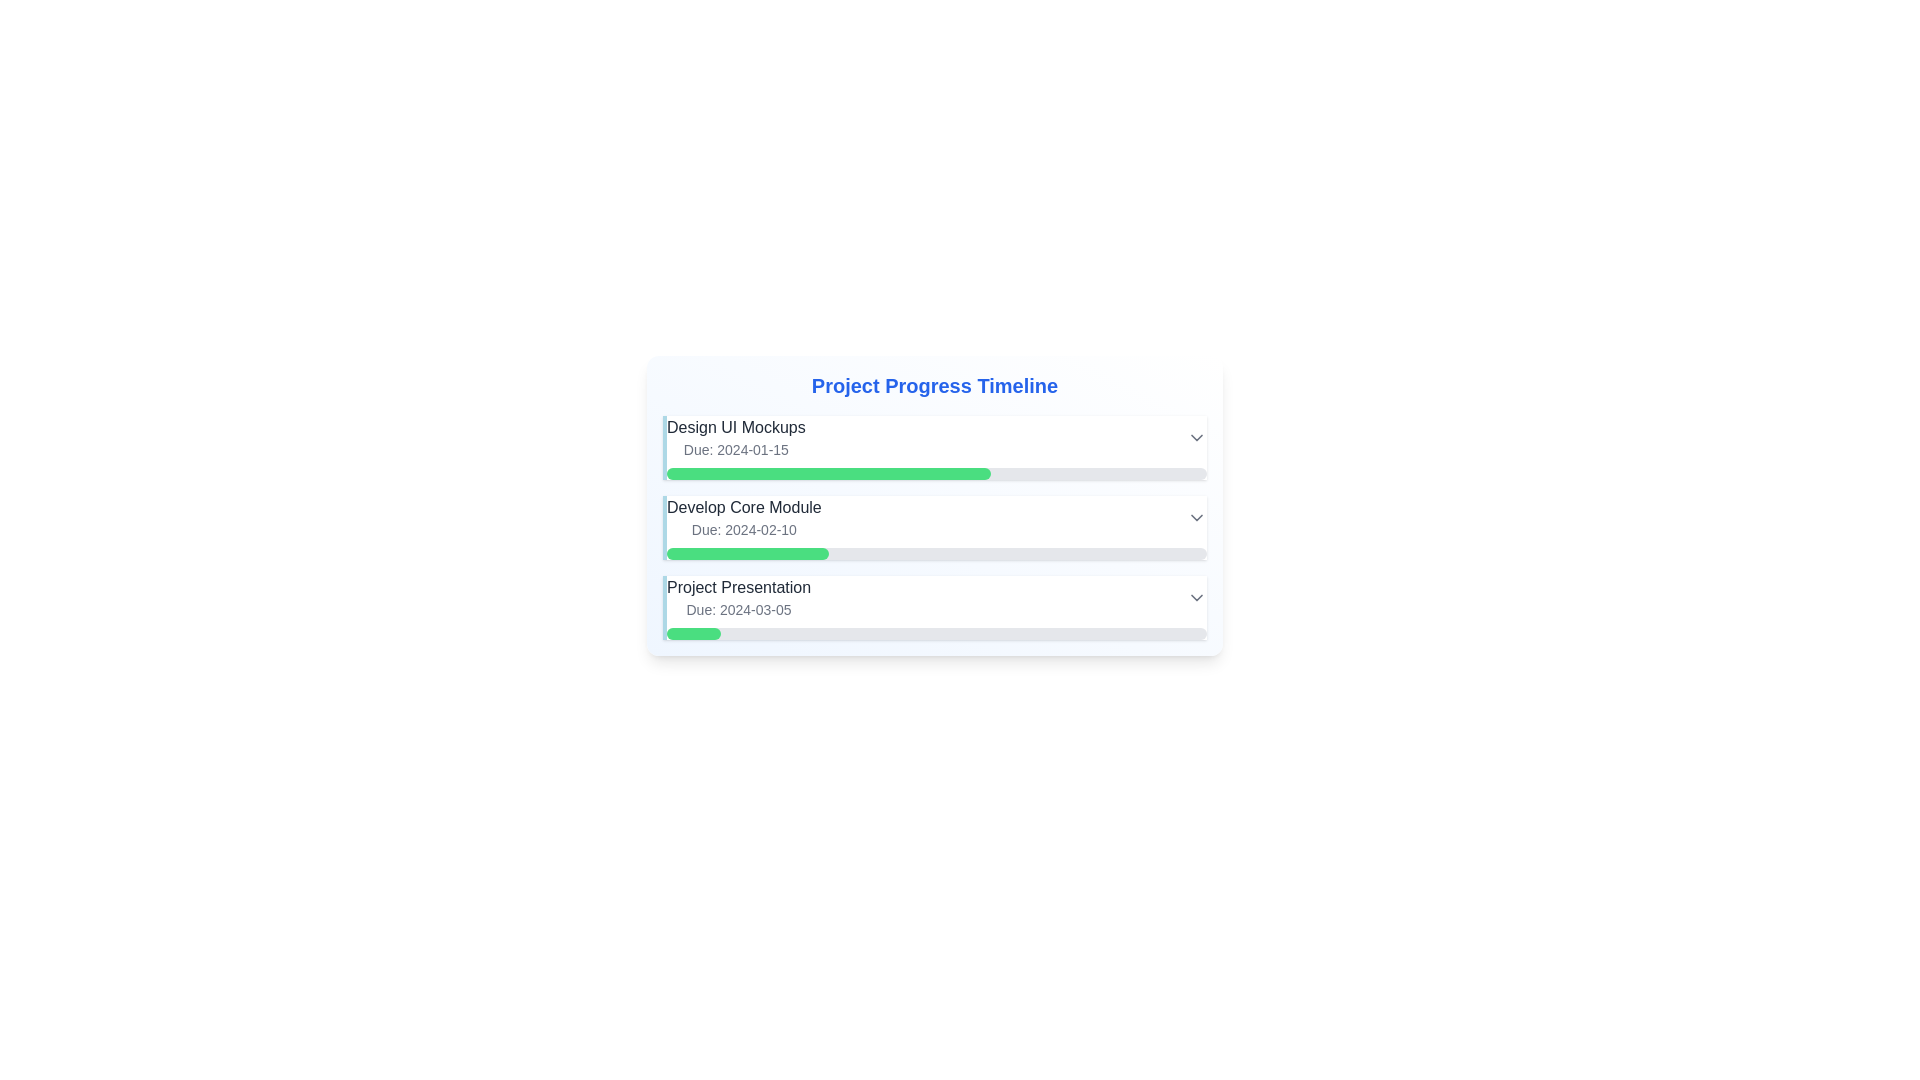  What do you see at coordinates (738, 586) in the screenshot?
I see `the text label displaying 'Project Presentation' which is located above the progress bar and below 'Develop Core Module'` at bounding box center [738, 586].